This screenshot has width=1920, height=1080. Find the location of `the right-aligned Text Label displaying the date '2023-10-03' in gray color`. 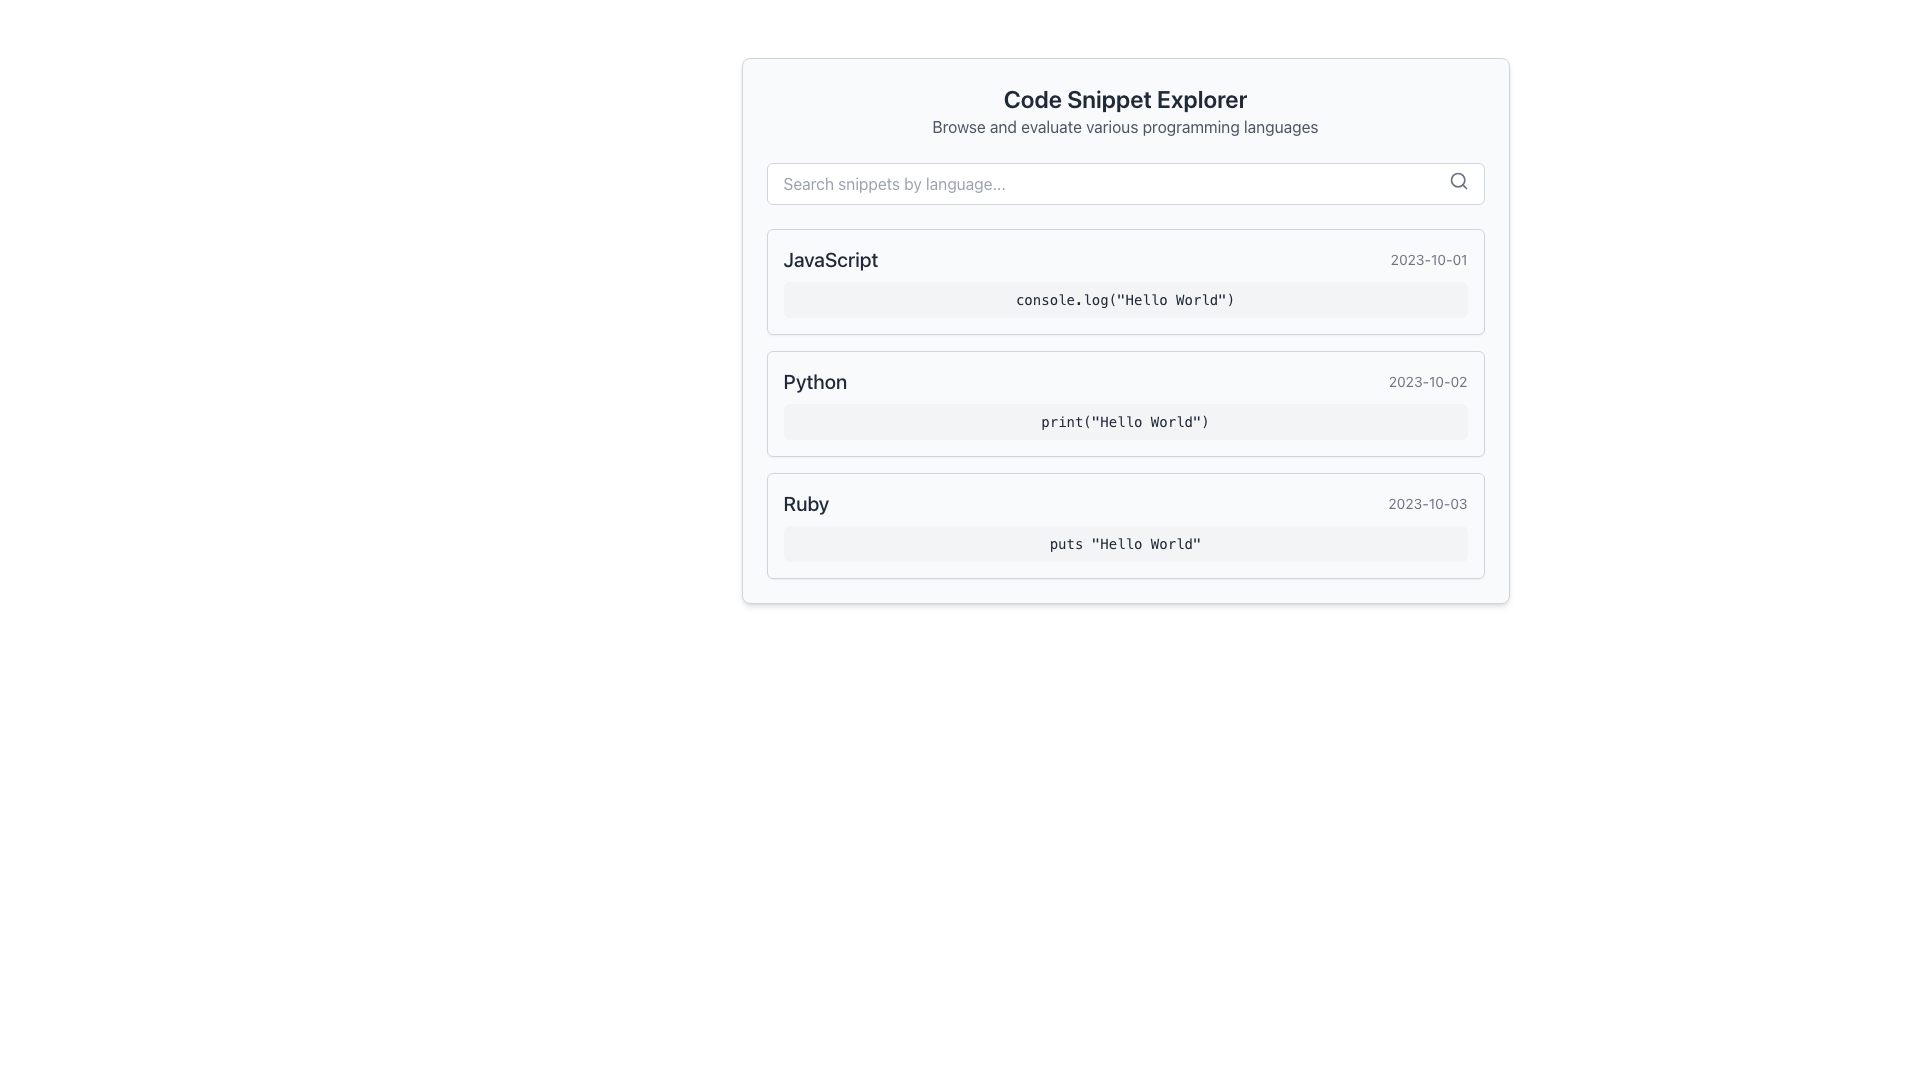

the right-aligned Text Label displaying the date '2023-10-03' in gray color is located at coordinates (1426, 503).